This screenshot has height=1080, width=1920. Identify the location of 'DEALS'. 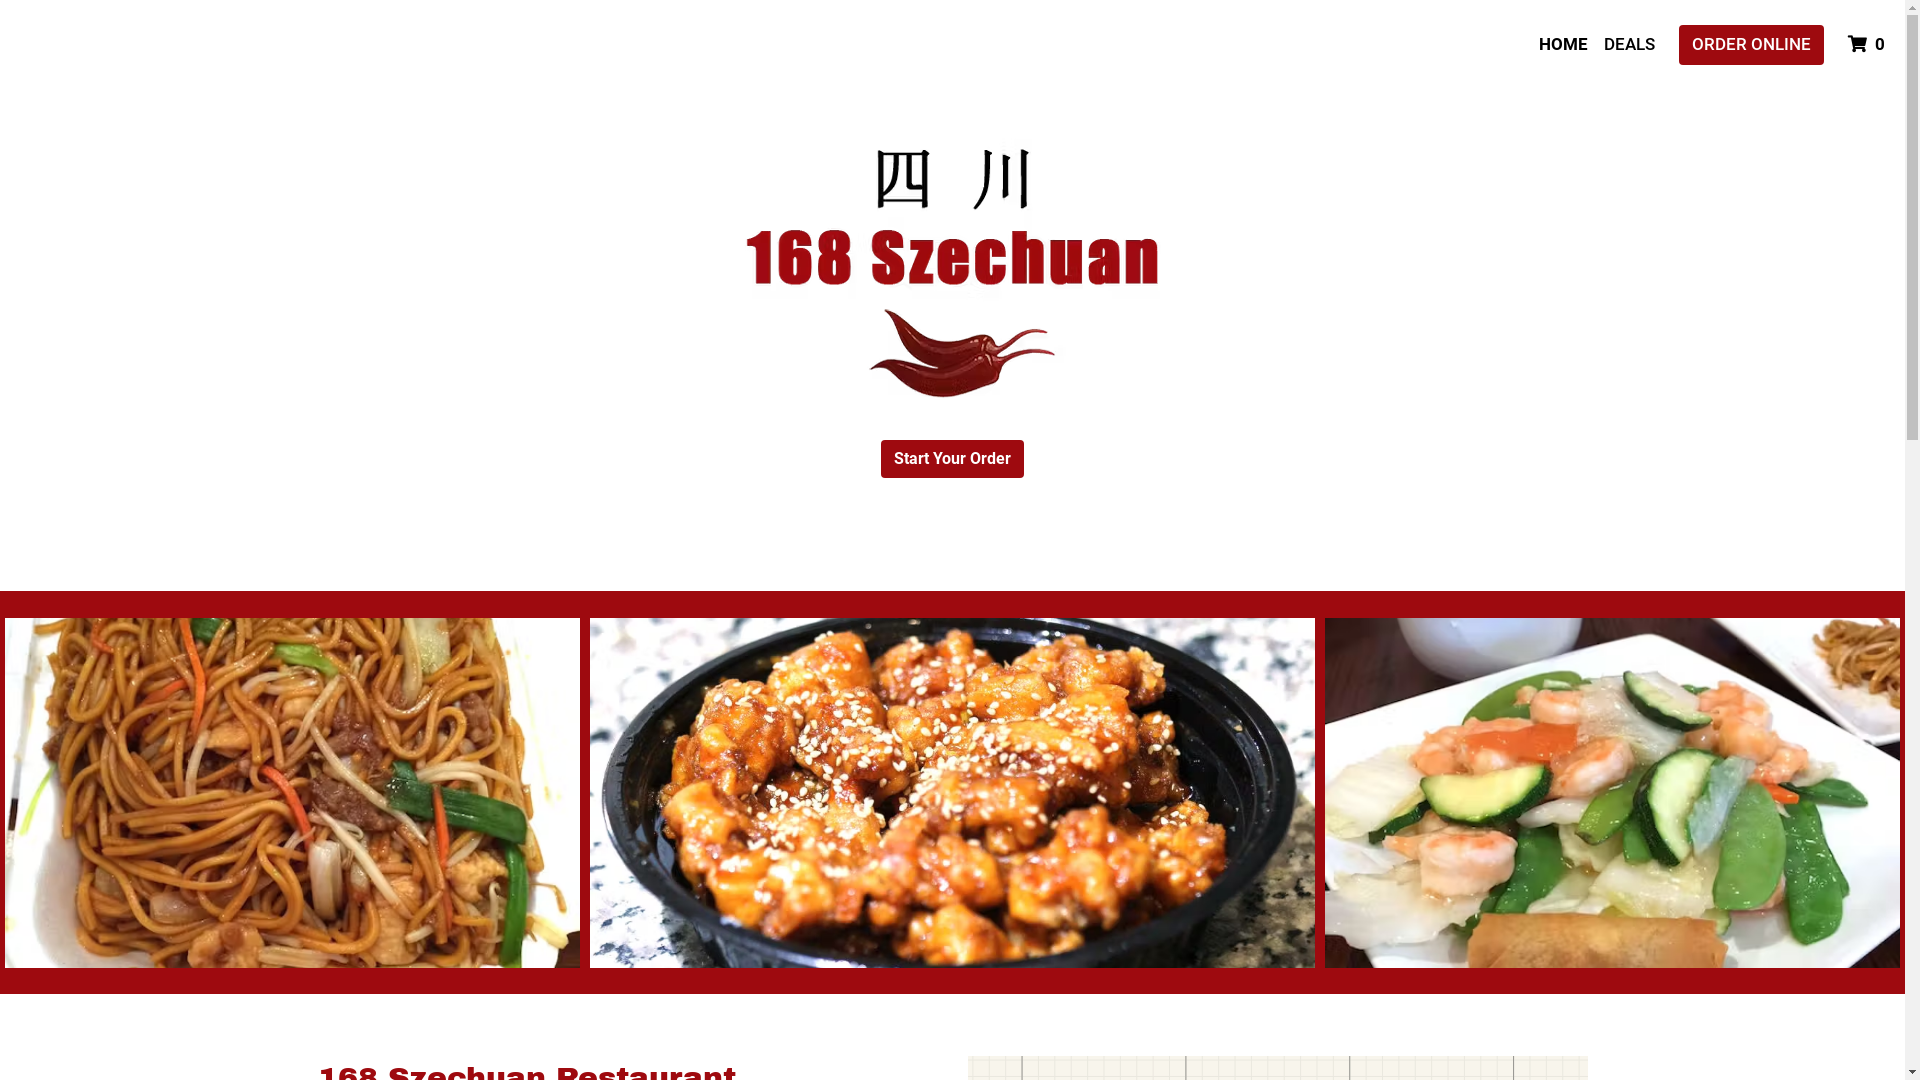
(1629, 45).